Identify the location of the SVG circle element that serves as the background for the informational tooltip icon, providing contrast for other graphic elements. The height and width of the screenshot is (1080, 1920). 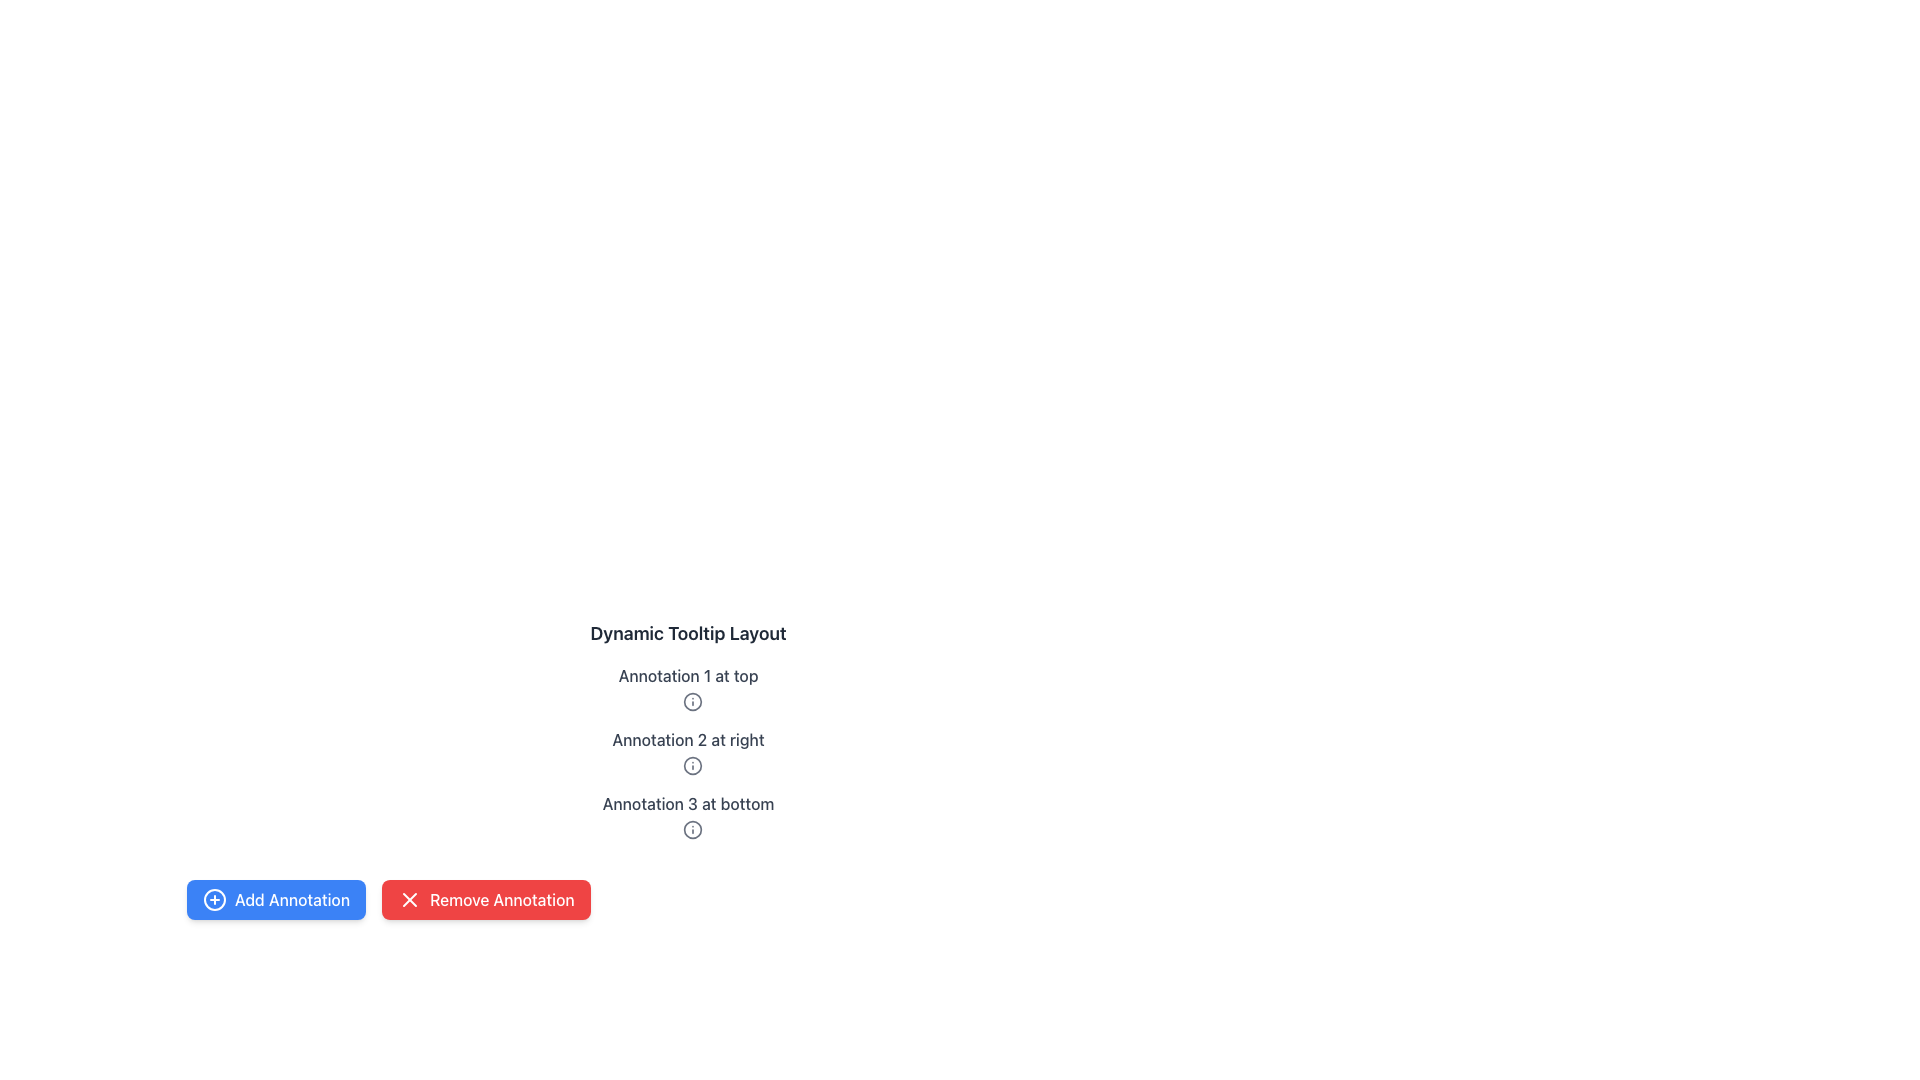
(692, 700).